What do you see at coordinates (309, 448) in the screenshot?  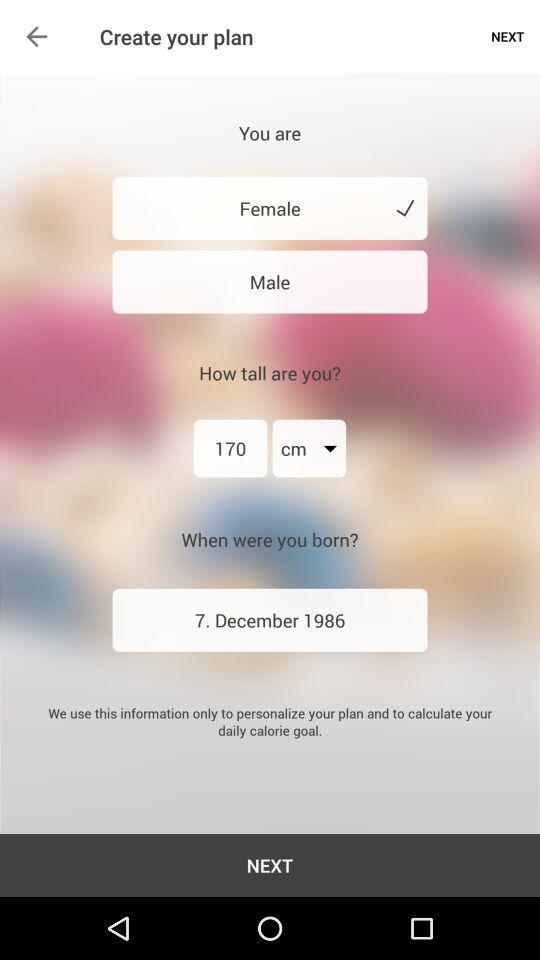 I see `the icon next to 170 item` at bounding box center [309, 448].